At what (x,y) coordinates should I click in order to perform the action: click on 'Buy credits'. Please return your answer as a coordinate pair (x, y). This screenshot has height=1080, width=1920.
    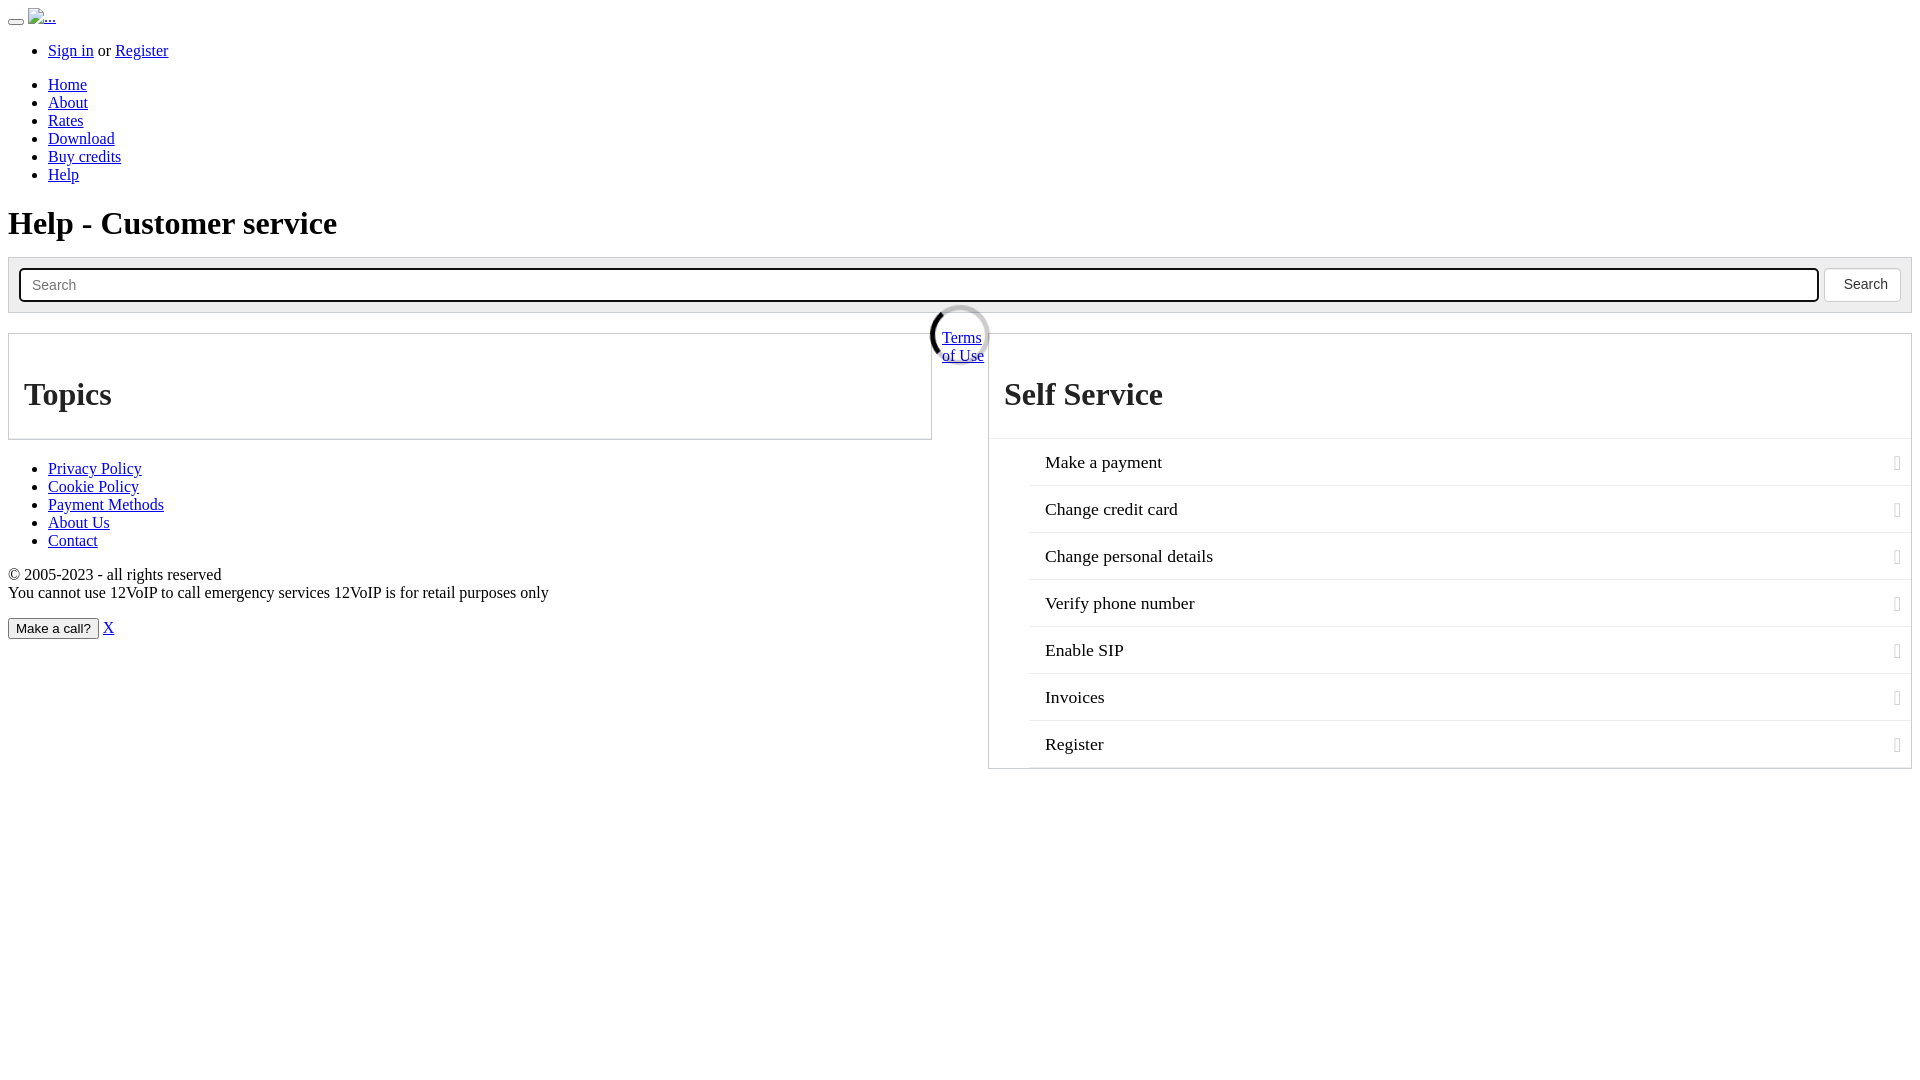
    Looking at the image, I should click on (83, 155).